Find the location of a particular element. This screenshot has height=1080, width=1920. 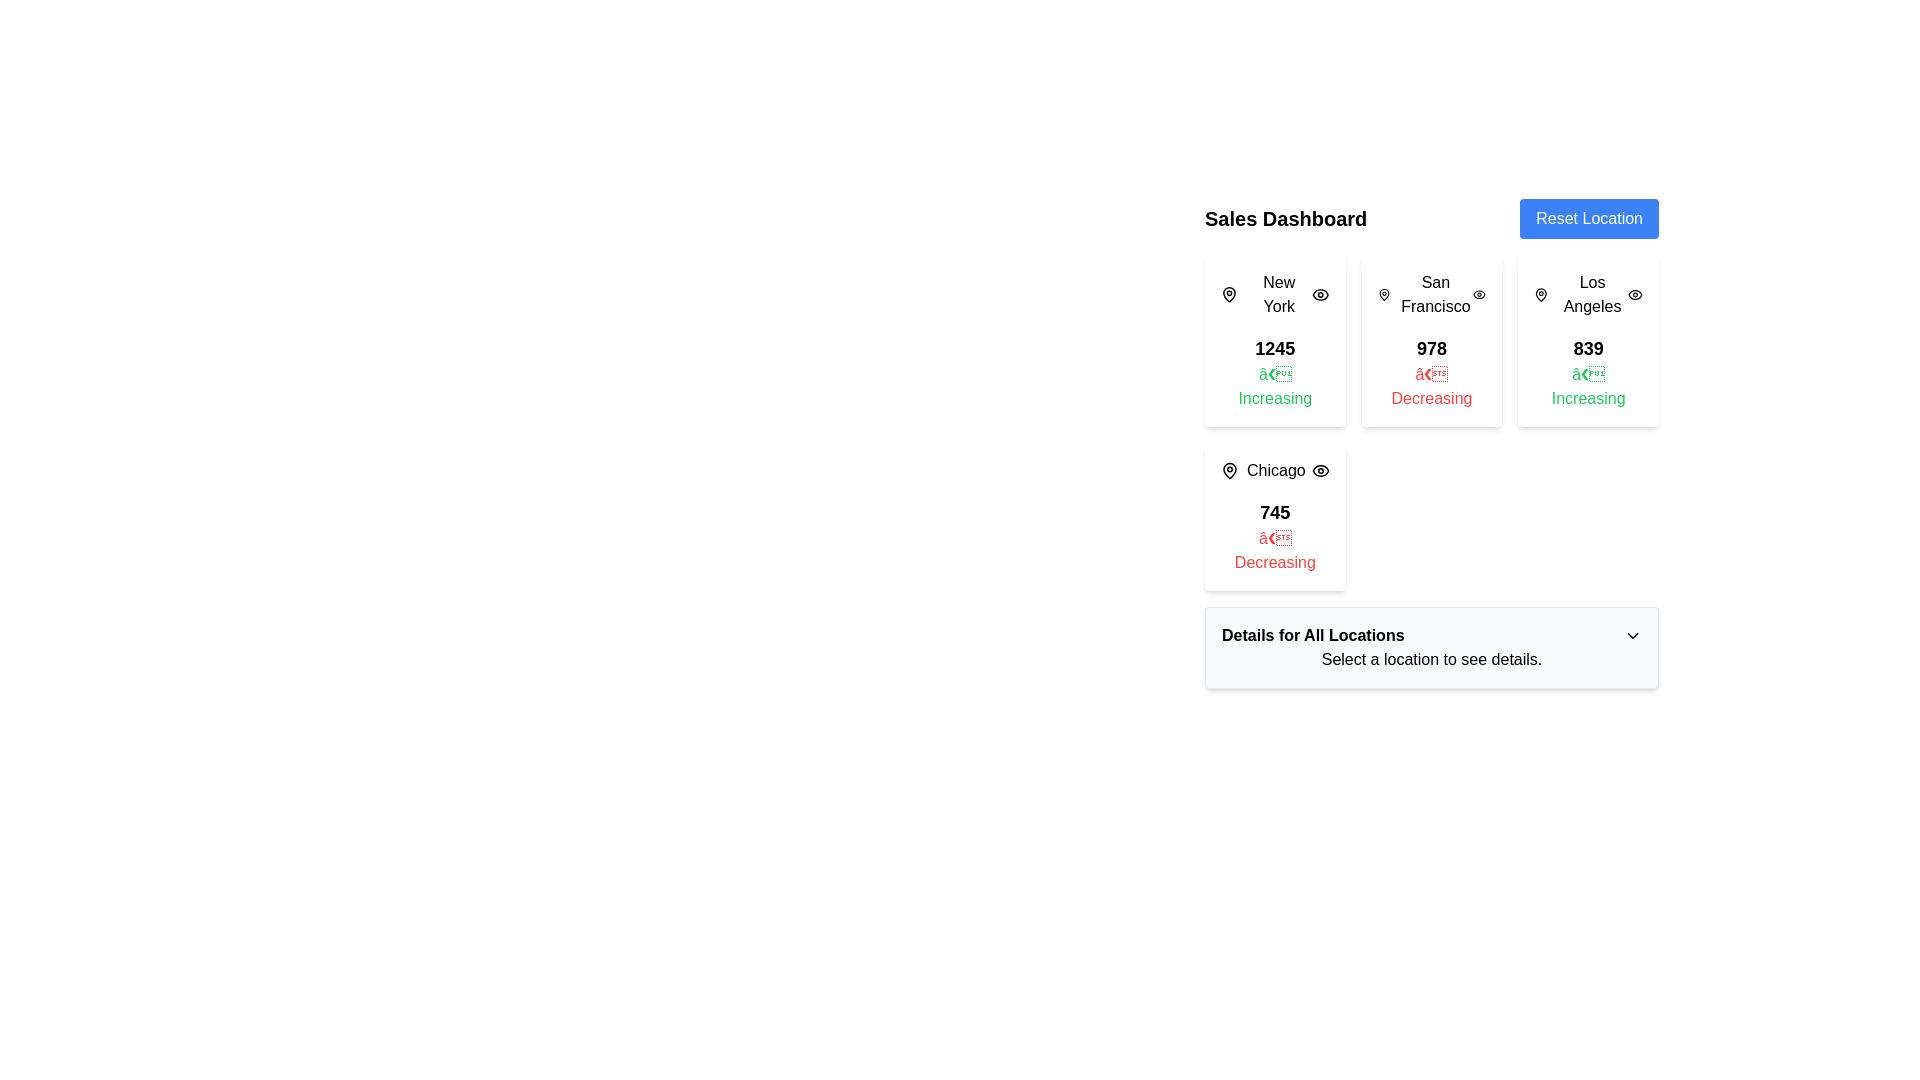

the static text label styled in red with the content '↘ Decreasing', located inside the San Francisco data card below the numerical figure '978' is located at coordinates (1430, 386).